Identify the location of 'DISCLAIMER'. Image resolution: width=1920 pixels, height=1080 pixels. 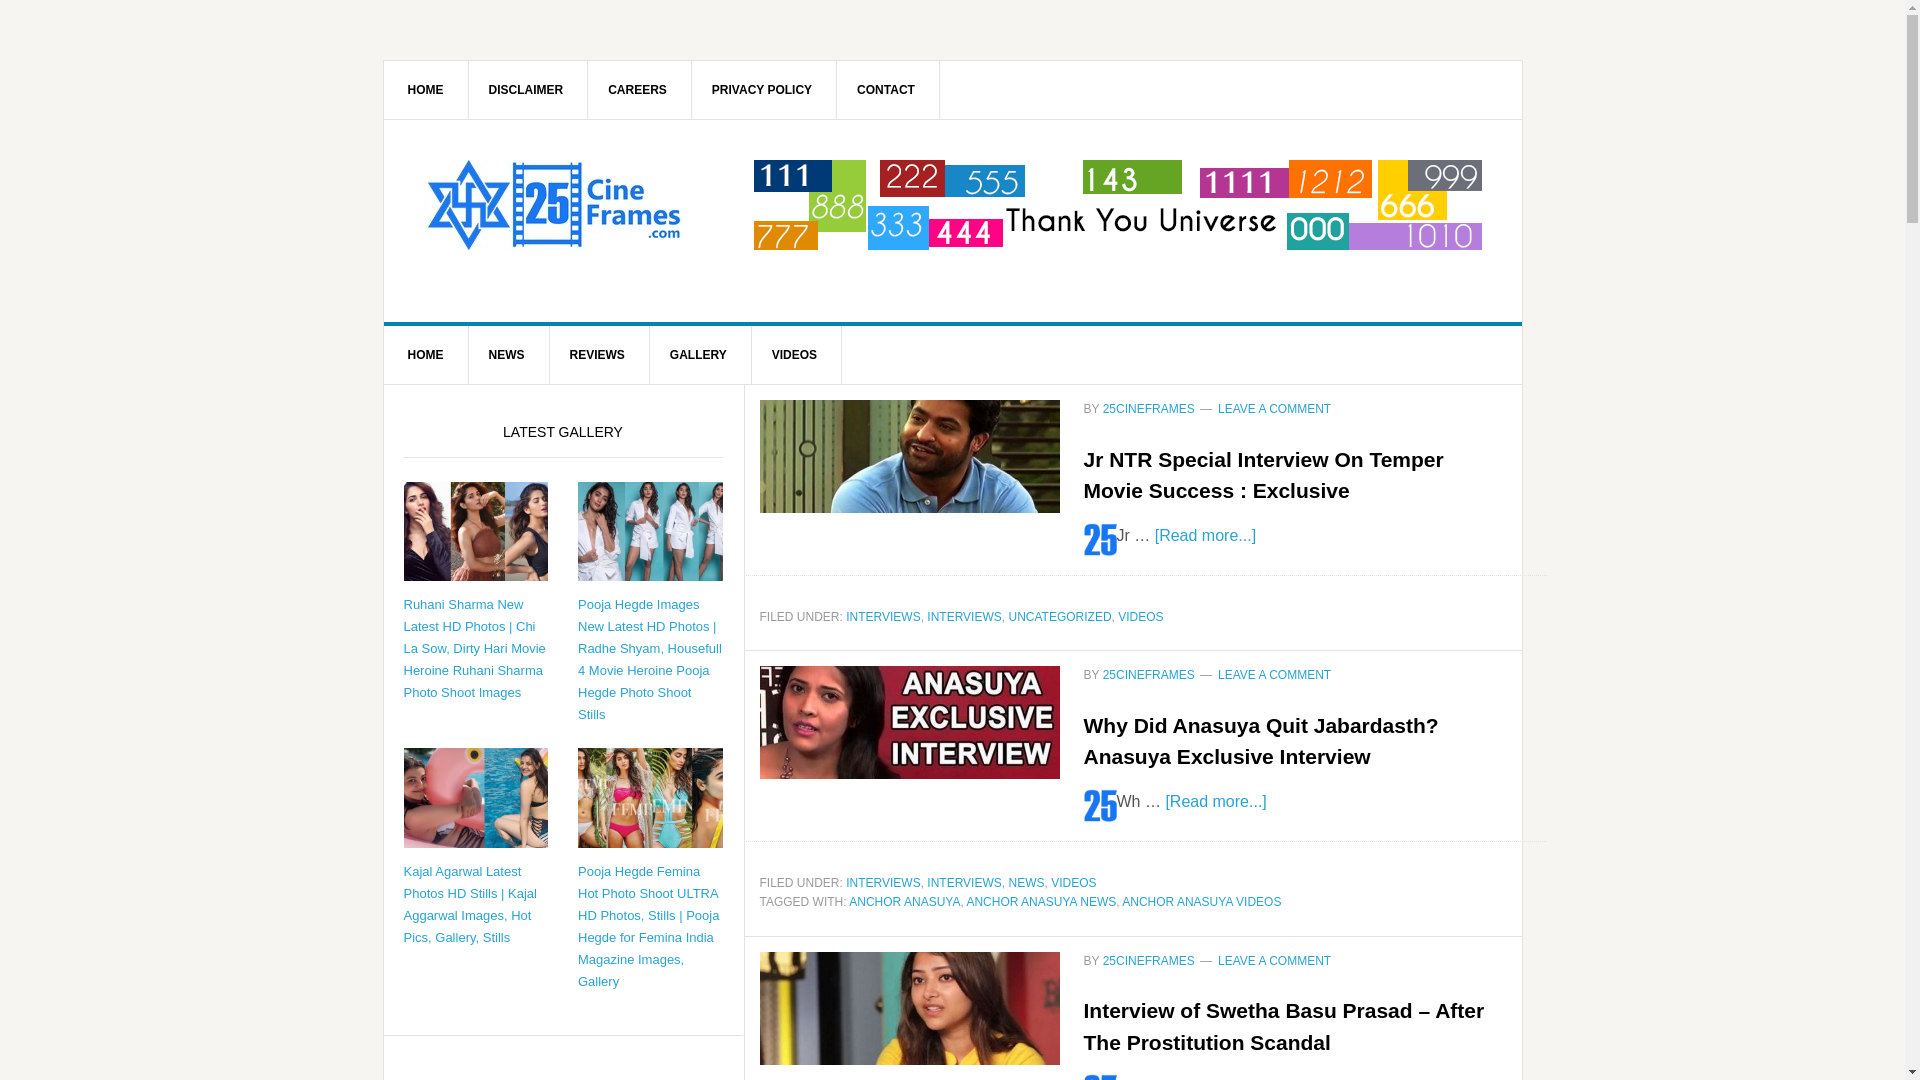
(526, 88).